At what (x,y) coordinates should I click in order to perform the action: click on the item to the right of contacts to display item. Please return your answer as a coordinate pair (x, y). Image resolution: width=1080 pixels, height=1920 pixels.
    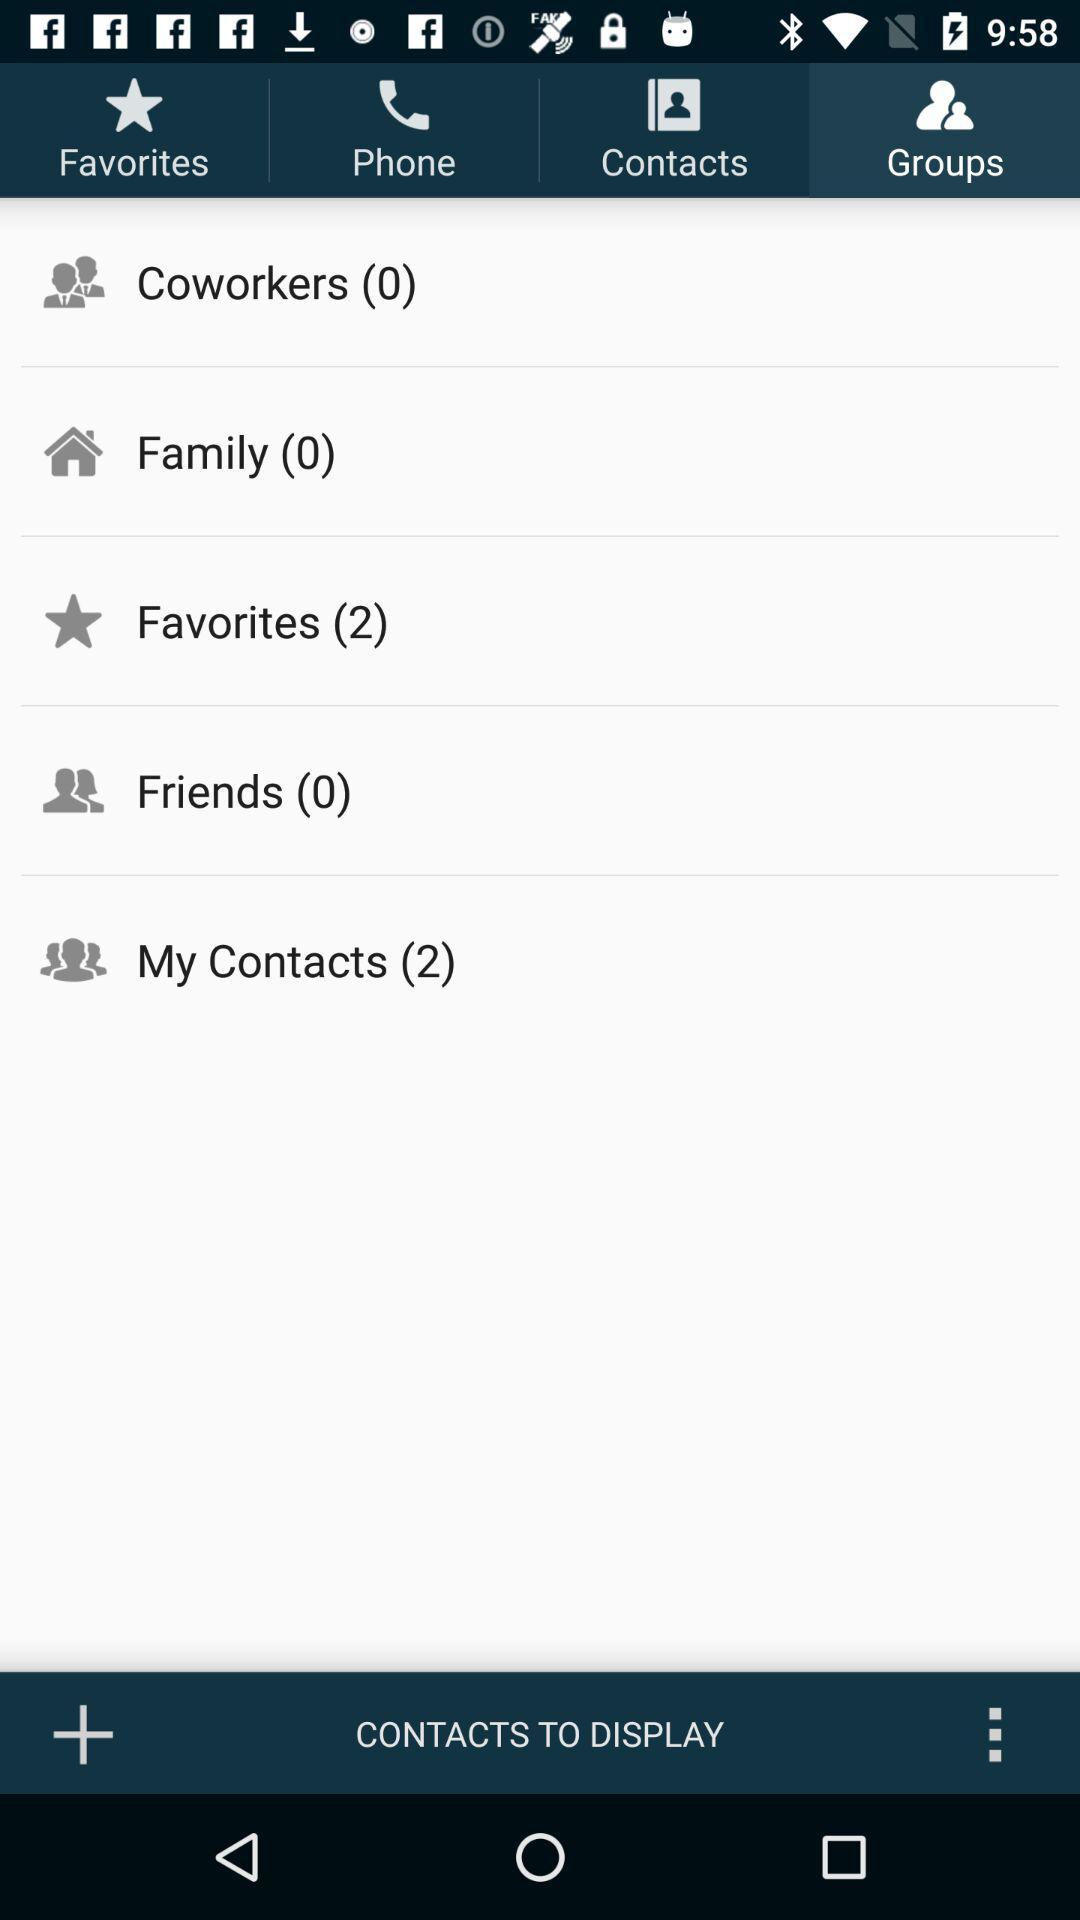
    Looking at the image, I should click on (995, 1732).